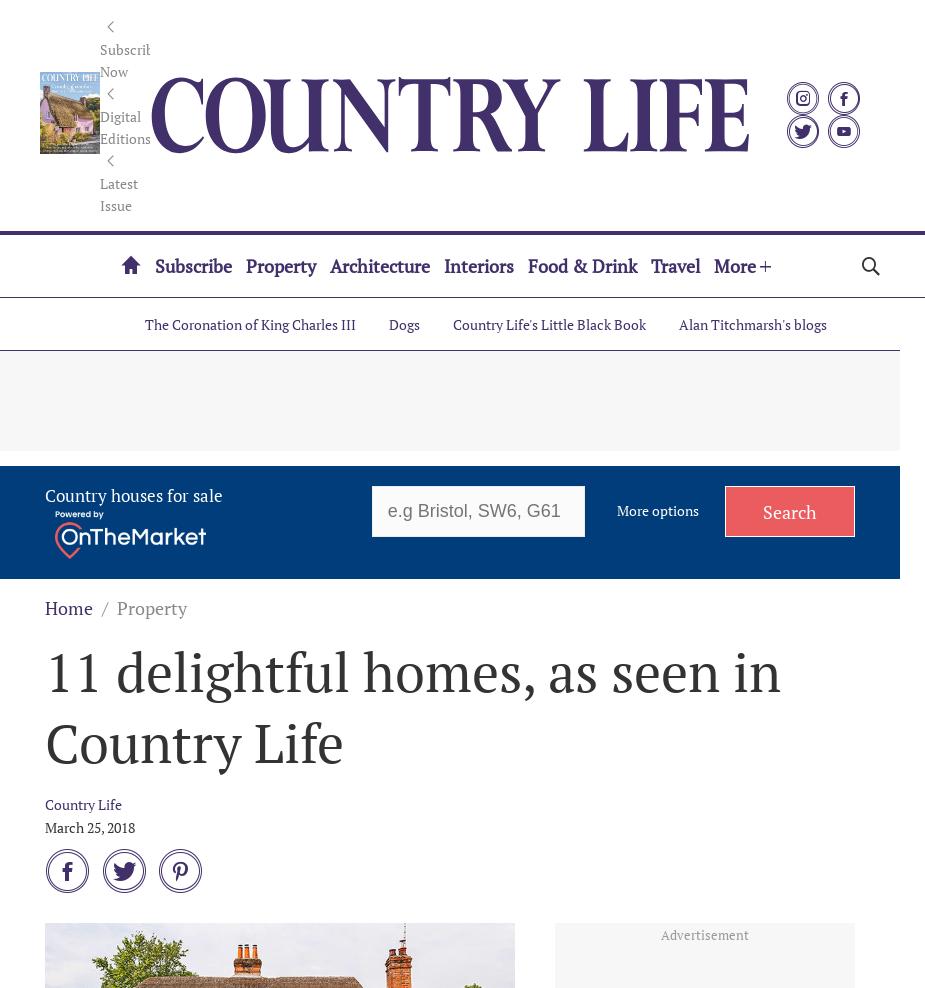 This screenshot has height=988, width=925. I want to click on 'Home', so click(68, 607).